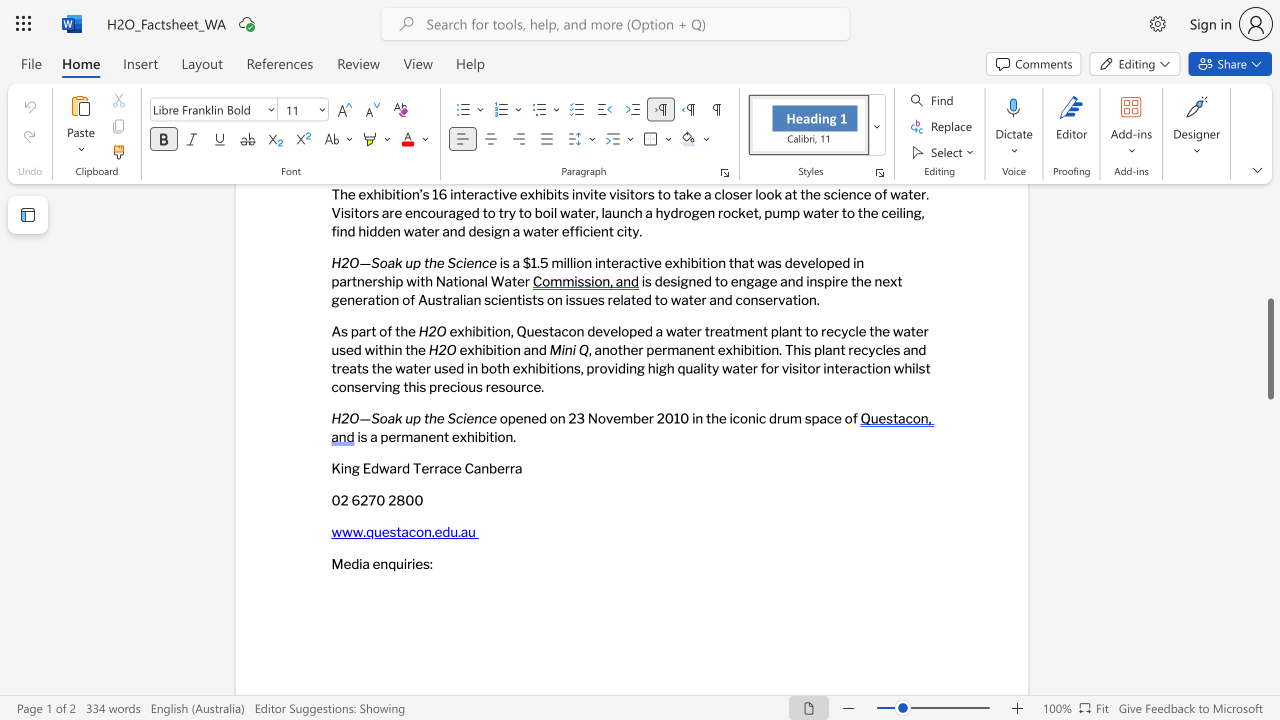 Image resolution: width=1280 pixels, height=720 pixels. I want to click on the scrollbar and move up 140 pixels, so click(1269, 348).